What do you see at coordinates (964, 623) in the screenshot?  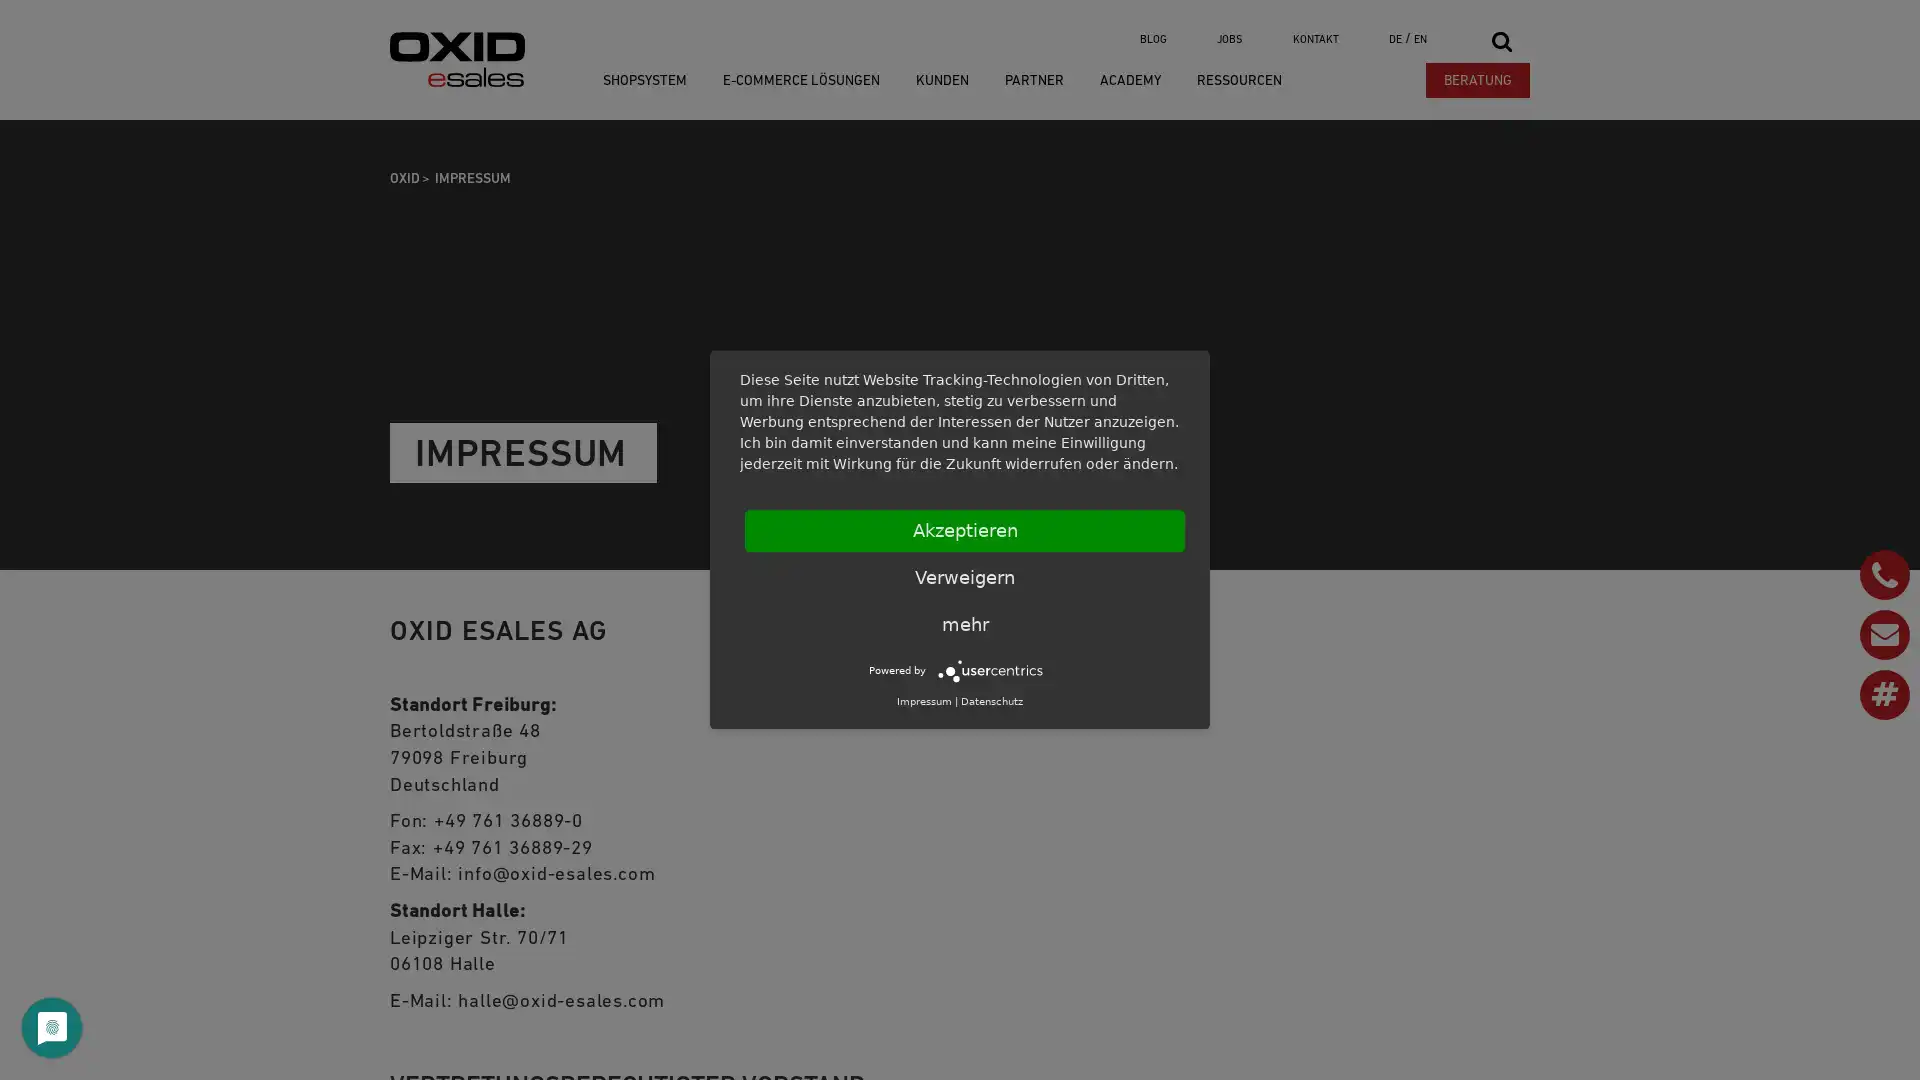 I see `mehr` at bounding box center [964, 623].